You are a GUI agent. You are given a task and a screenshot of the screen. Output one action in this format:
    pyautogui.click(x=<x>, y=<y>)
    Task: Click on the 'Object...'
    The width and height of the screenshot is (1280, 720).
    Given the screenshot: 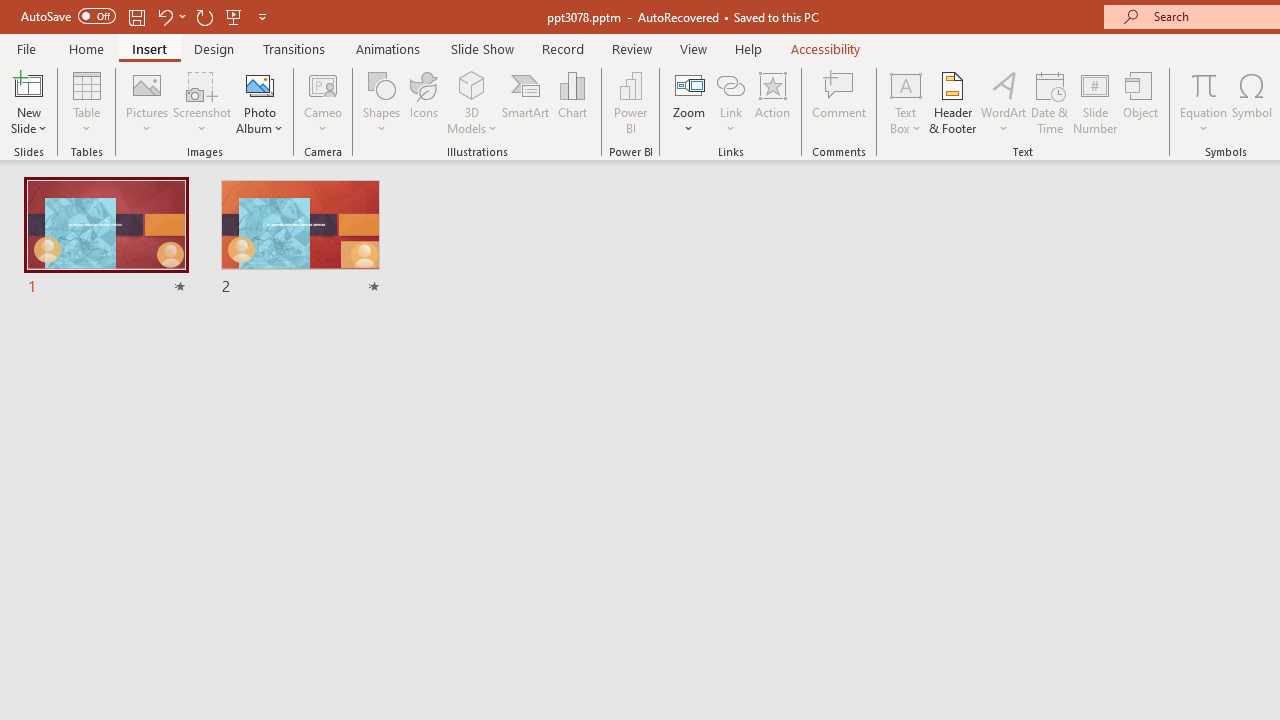 What is the action you would take?
    pyautogui.click(x=1141, y=103)
    